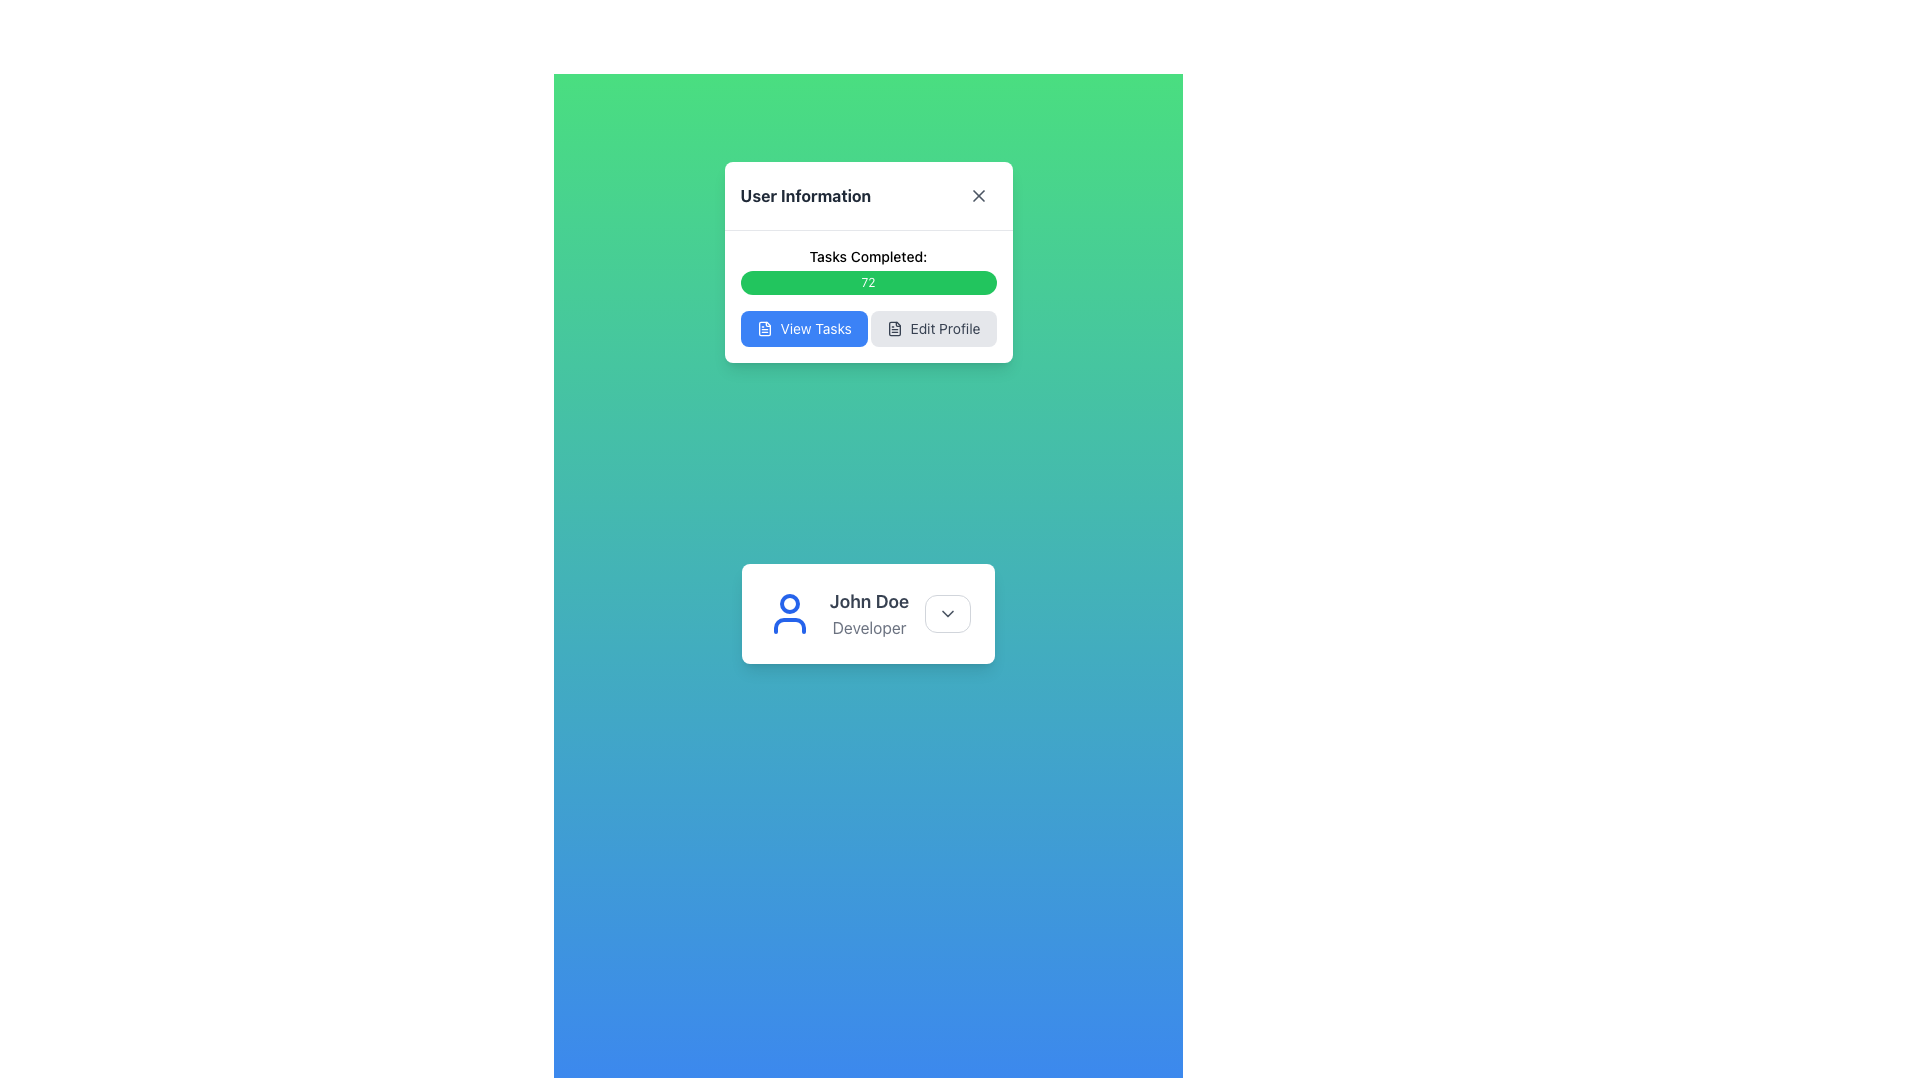 The image size is (1920, 1080). Describe the element at coordinates (978, 196) in the screenshot. I see `the close button located in the top-right corner of the 'User Information' card` at that location.